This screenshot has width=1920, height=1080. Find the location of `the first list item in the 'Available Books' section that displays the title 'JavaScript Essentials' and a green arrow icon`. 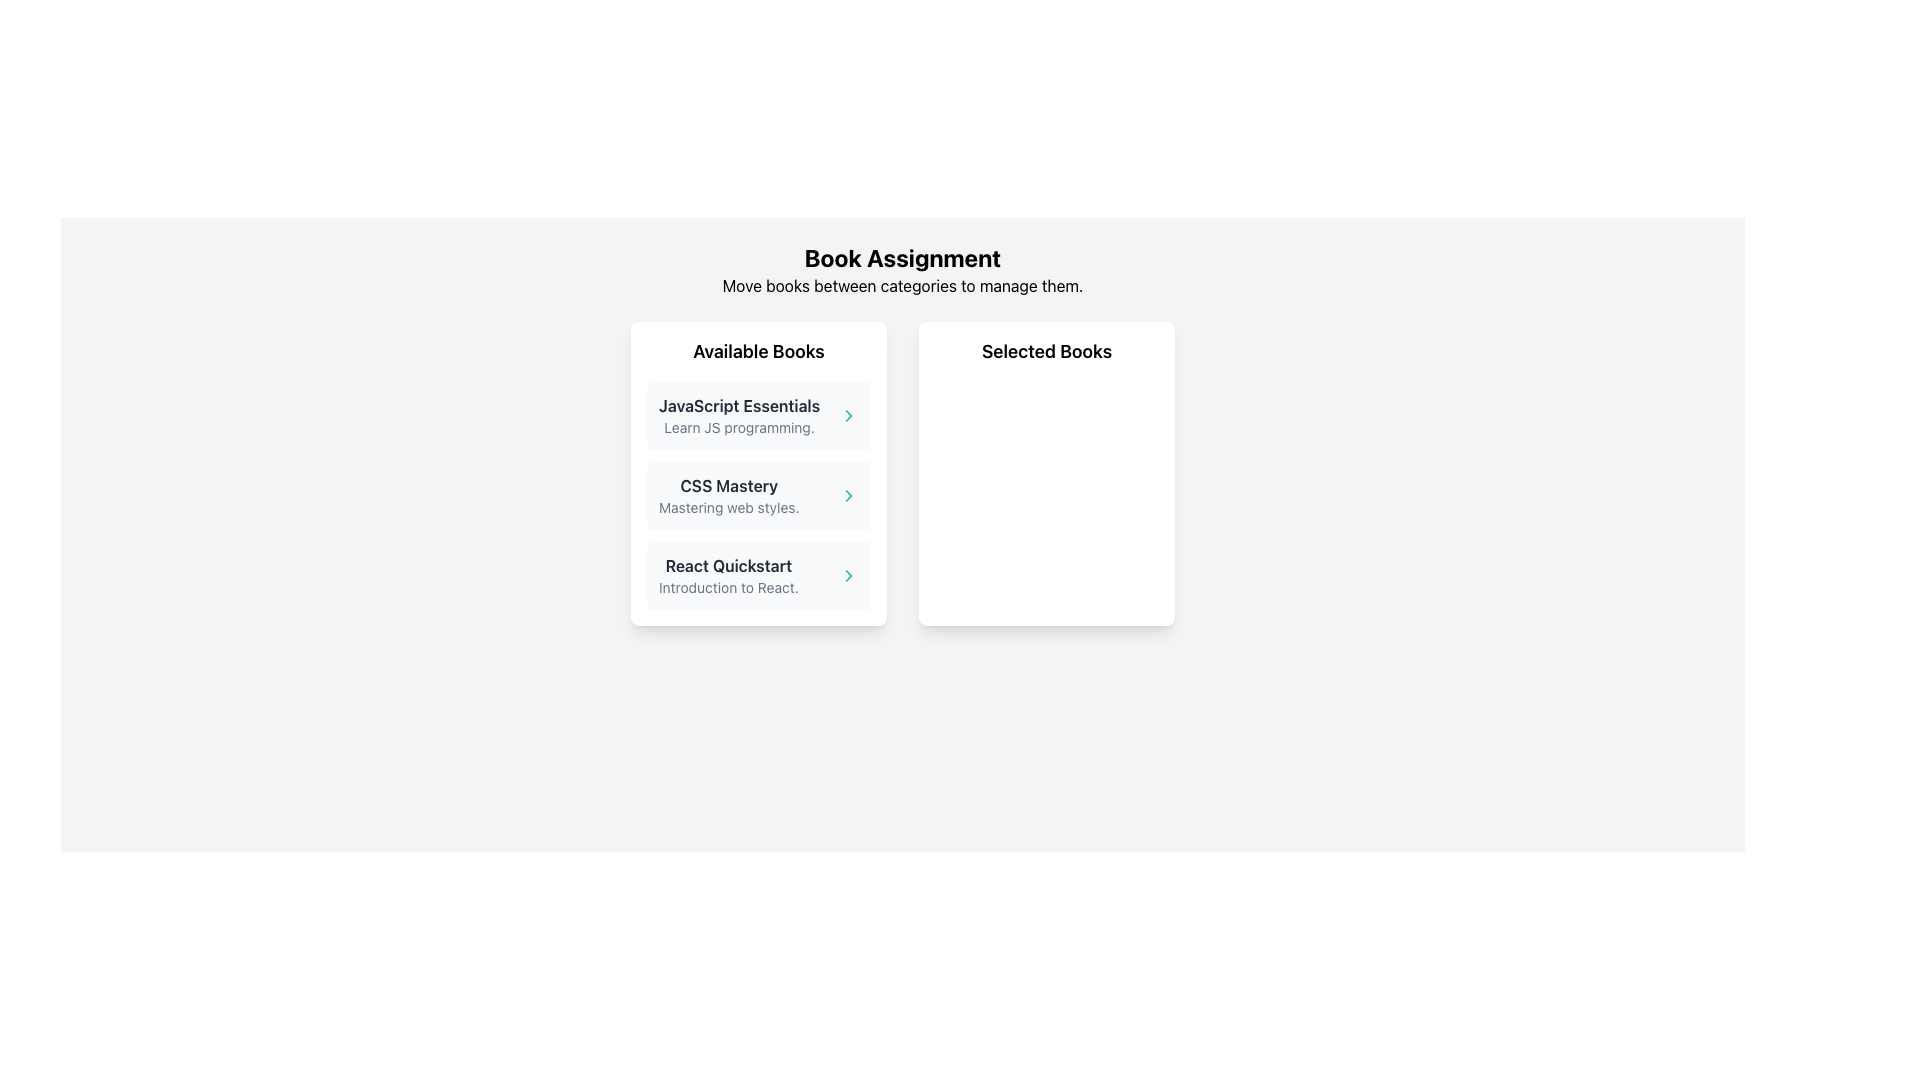

the first list item in the 'Available Books' section that displays the title 'JavaScript Essentials' and a green arrow icon is located at coordinates (757, 415).